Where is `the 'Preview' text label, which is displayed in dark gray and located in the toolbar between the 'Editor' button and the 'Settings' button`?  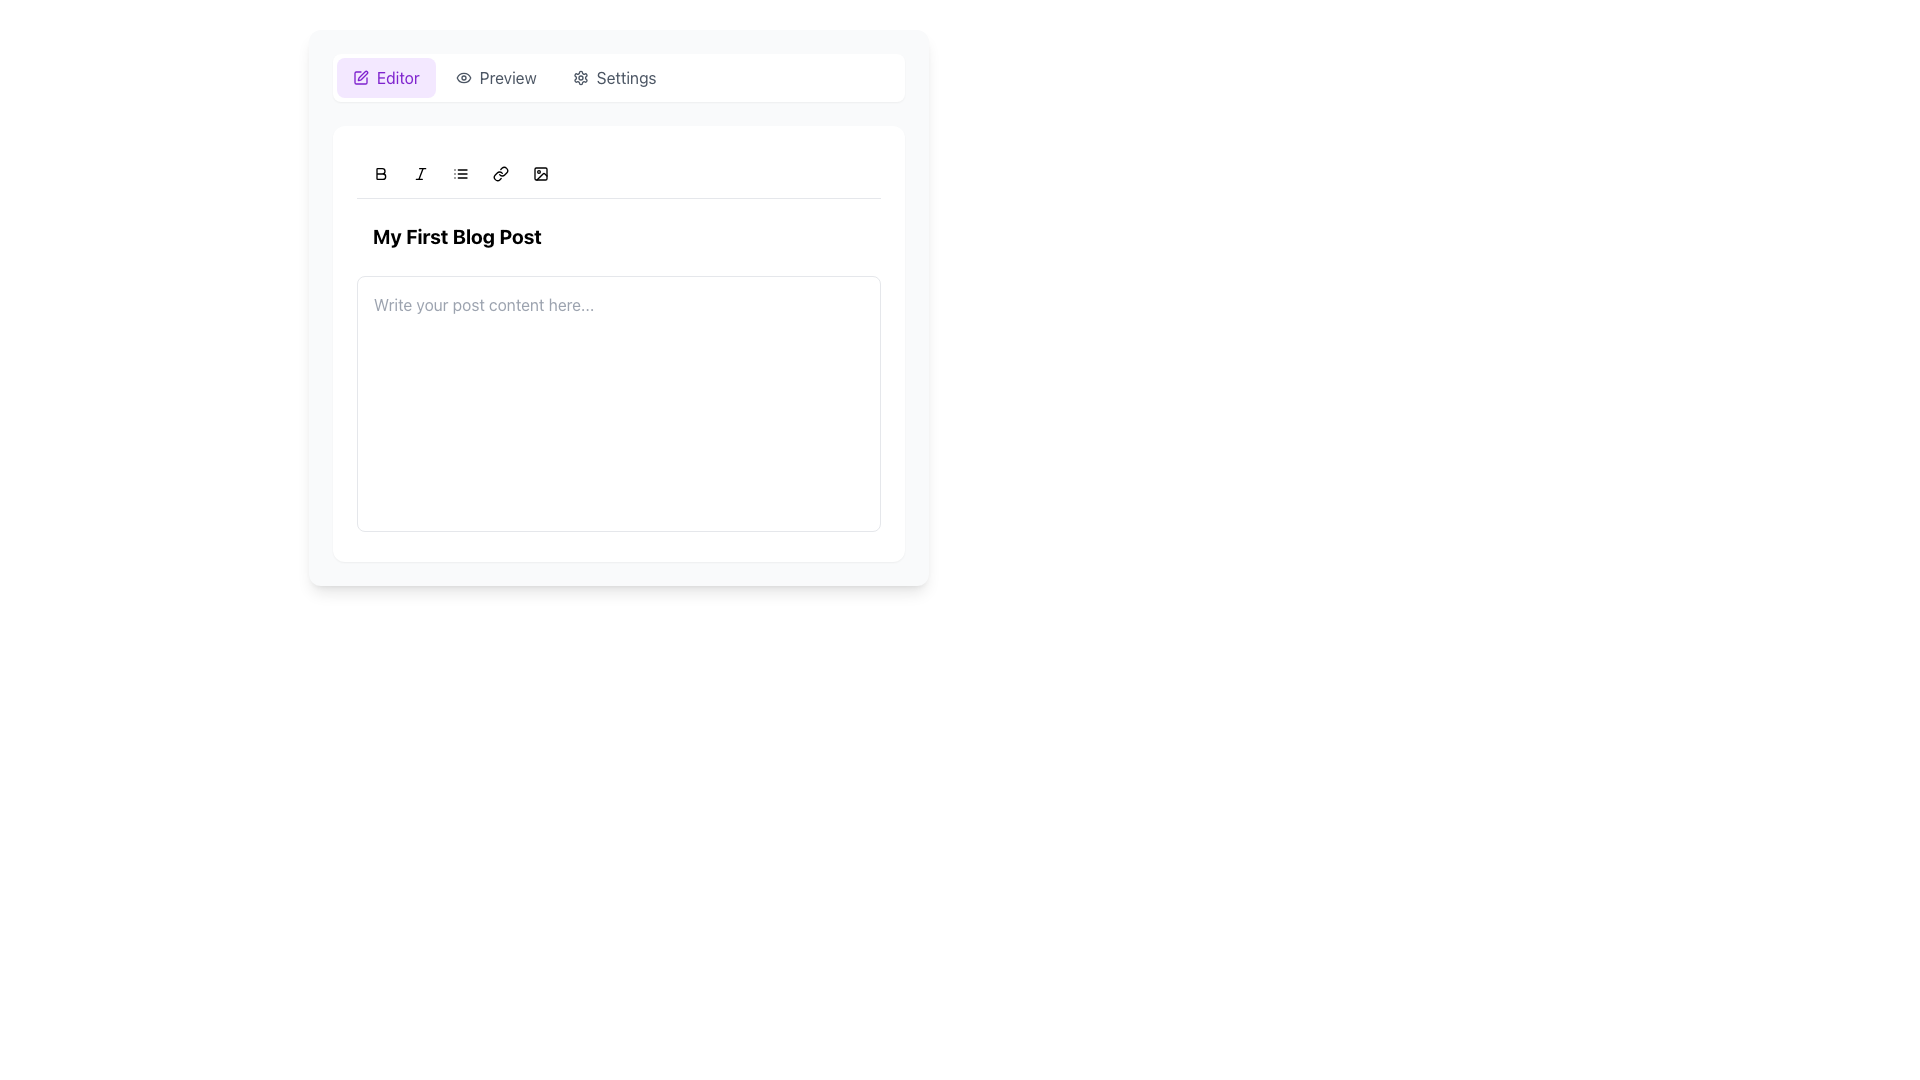
the 'Preview' text label, which is displayed in dark gray and located in the toolbar between the 'Editor' button and the 'Settings' button is located at coordinates (508, 76).